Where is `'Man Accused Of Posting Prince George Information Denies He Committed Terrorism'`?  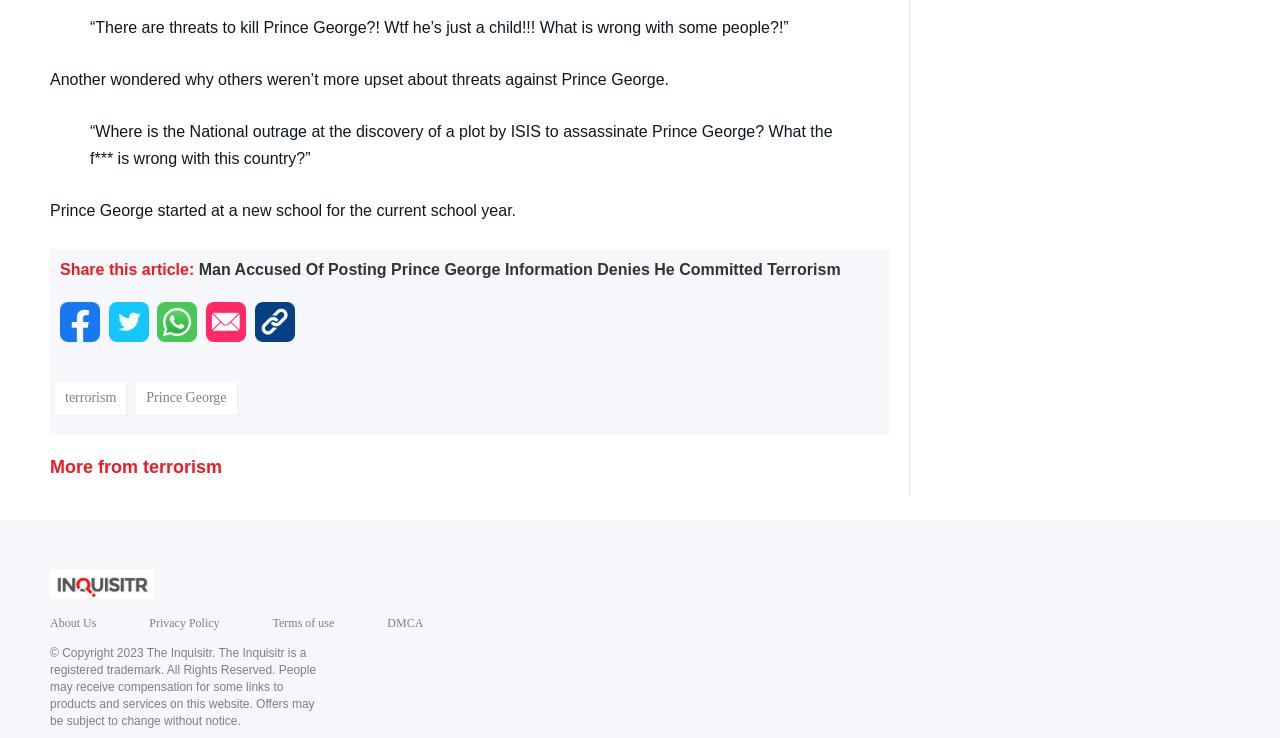 'Man Accused Of Posting Prince George Information Denies He Committed Terrorism' is located at coordinates (519, 268).